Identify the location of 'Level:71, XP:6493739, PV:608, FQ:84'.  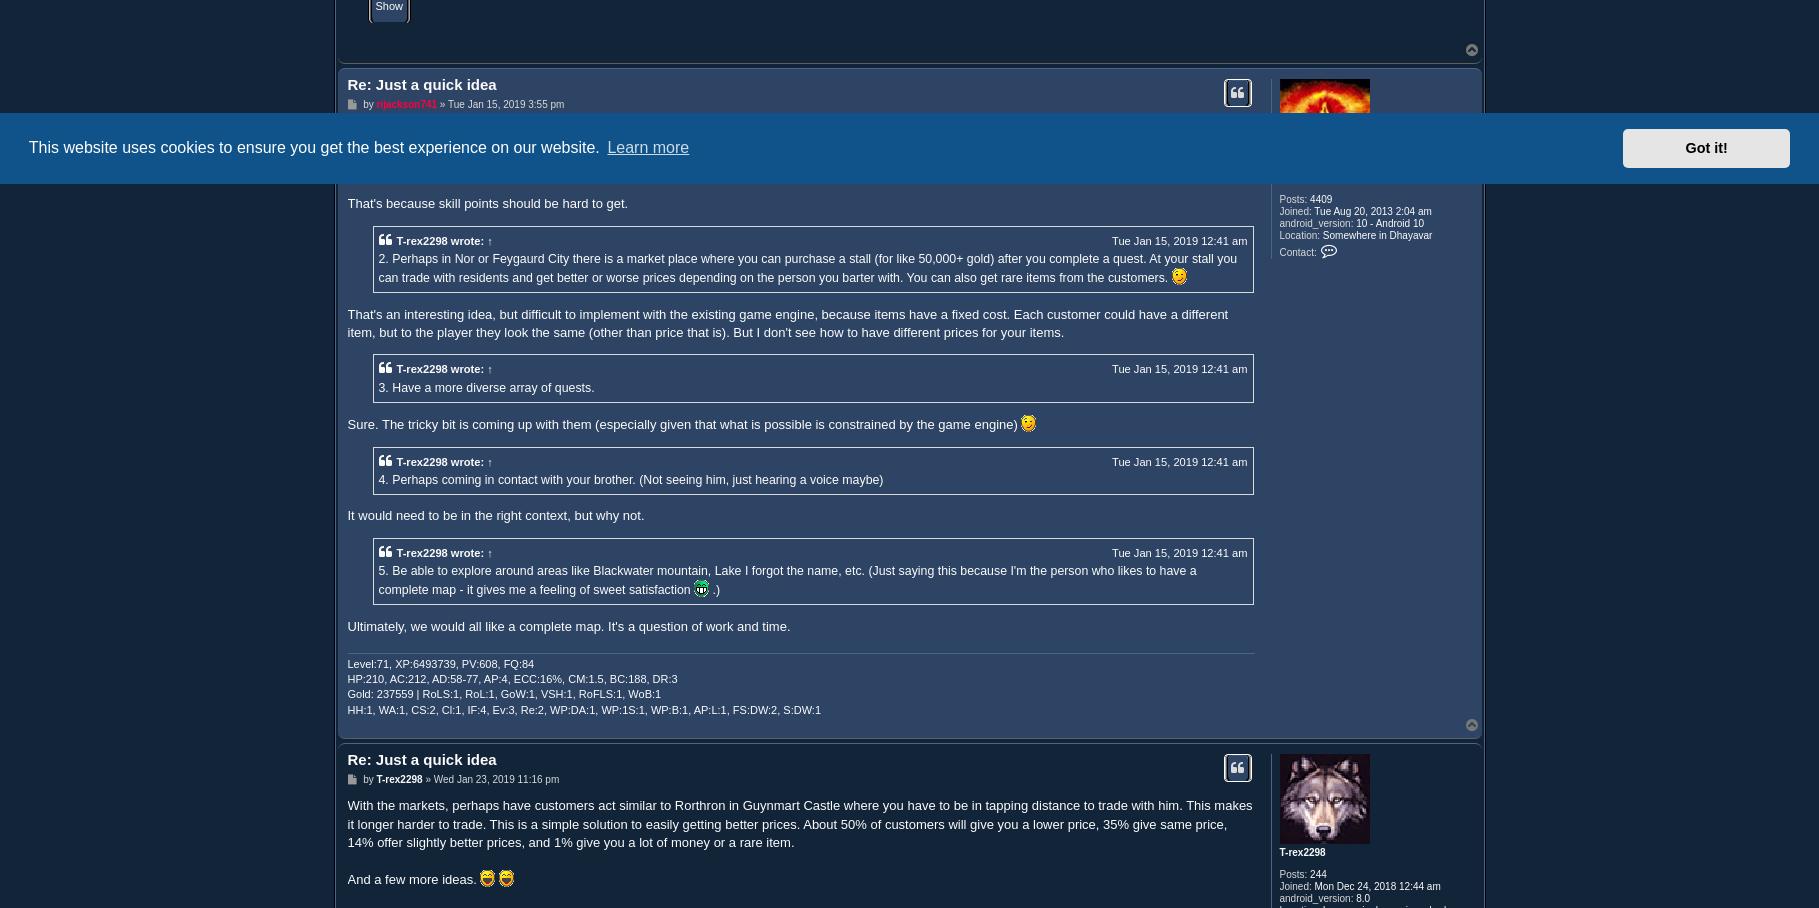
(440, 663).